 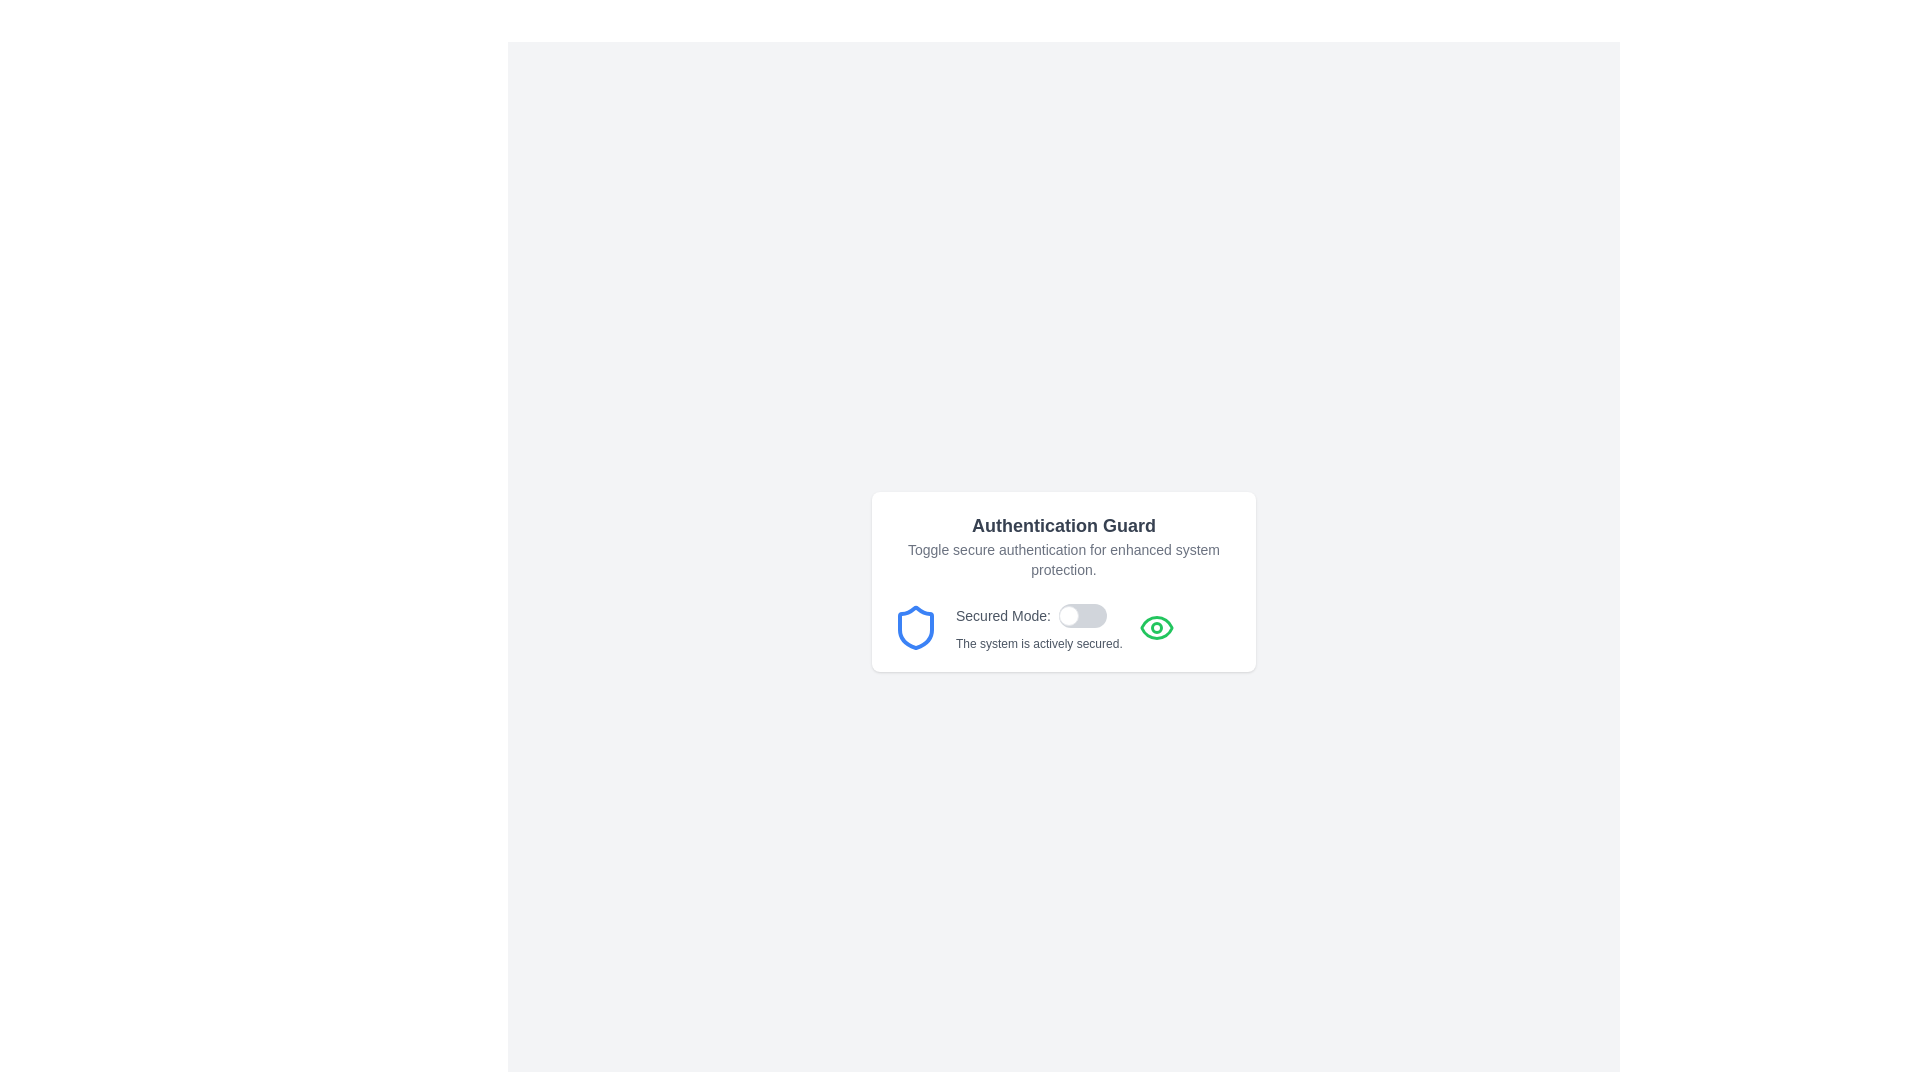 What do you see at coordinates (1039, 615) in the screenshot?
I see `the static text label displaying 'Secured Mode:' which is located to the left of the toggle switch in the 'Authentication Guard' panel` at bounding box center [1039, 615].